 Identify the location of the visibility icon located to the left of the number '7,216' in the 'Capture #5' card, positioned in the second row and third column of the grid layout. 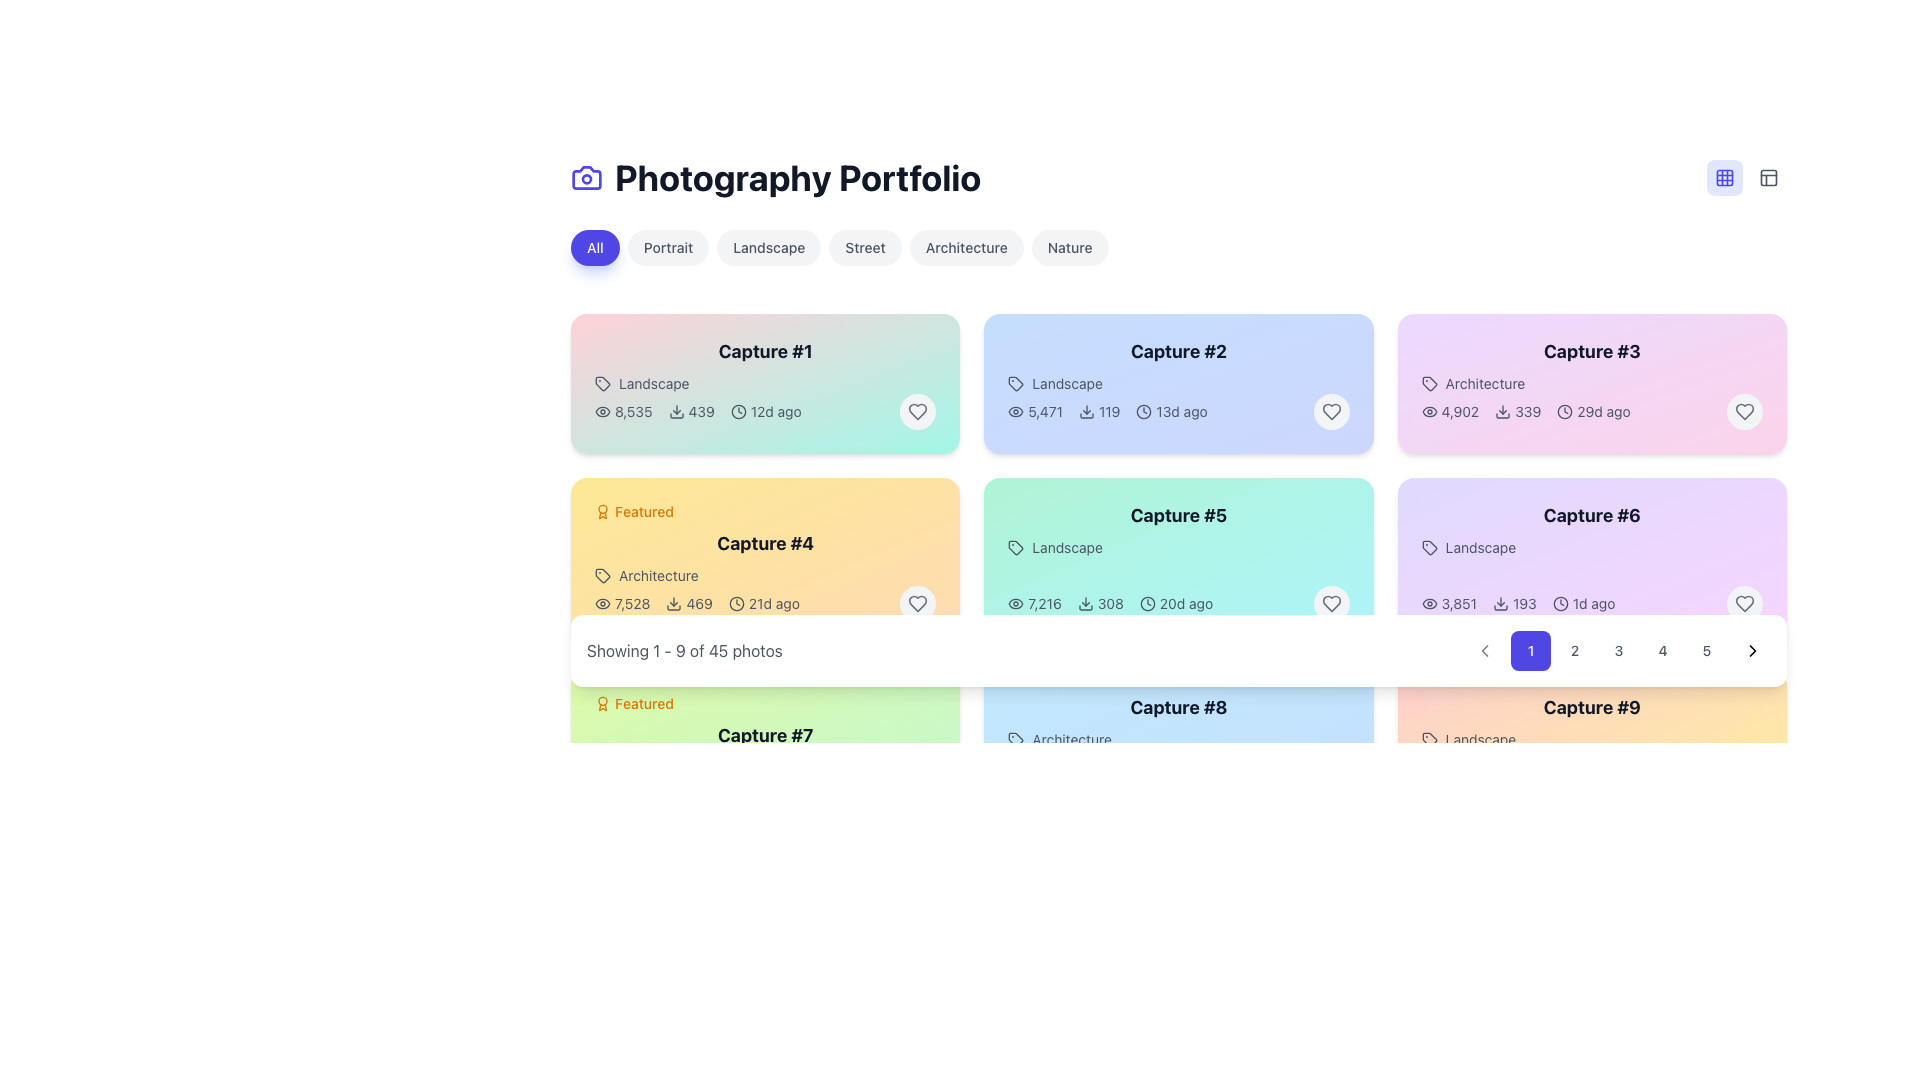
(1016, 603).